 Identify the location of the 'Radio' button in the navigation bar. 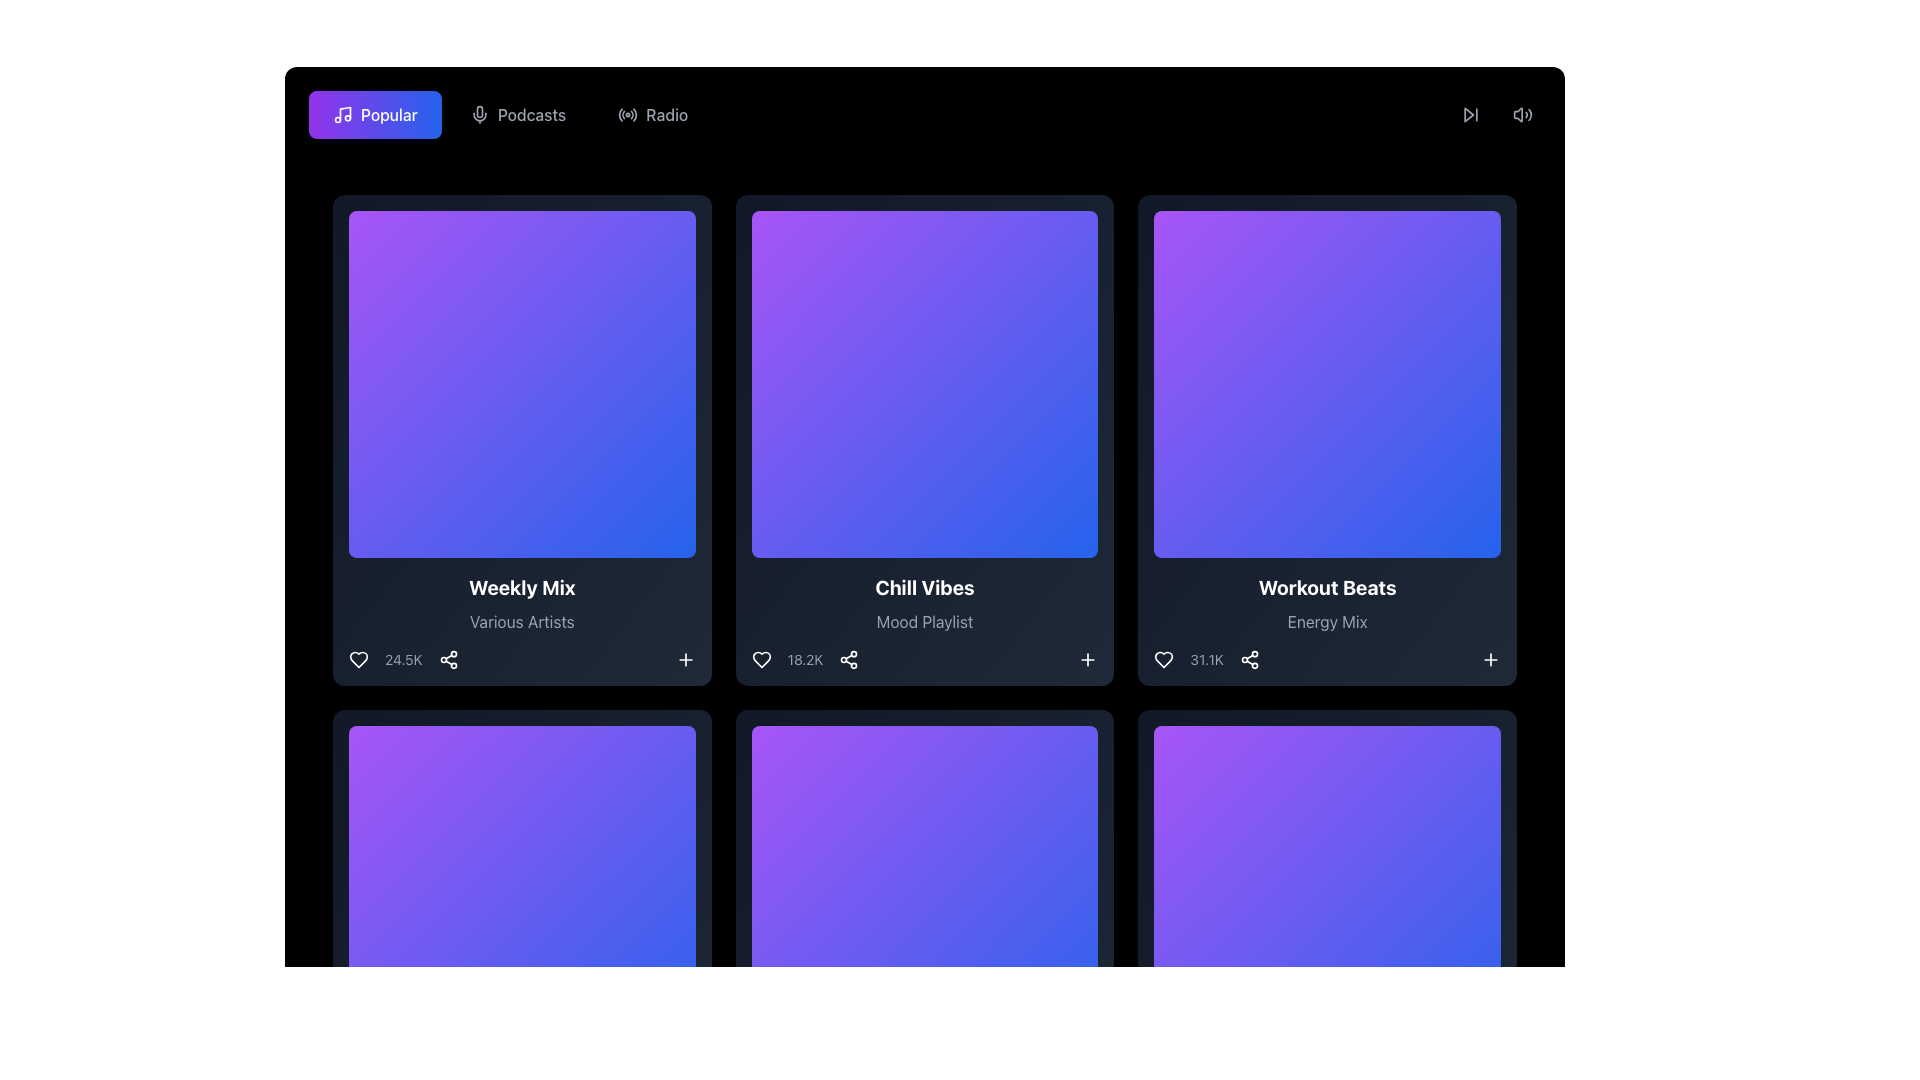
(652, 115).